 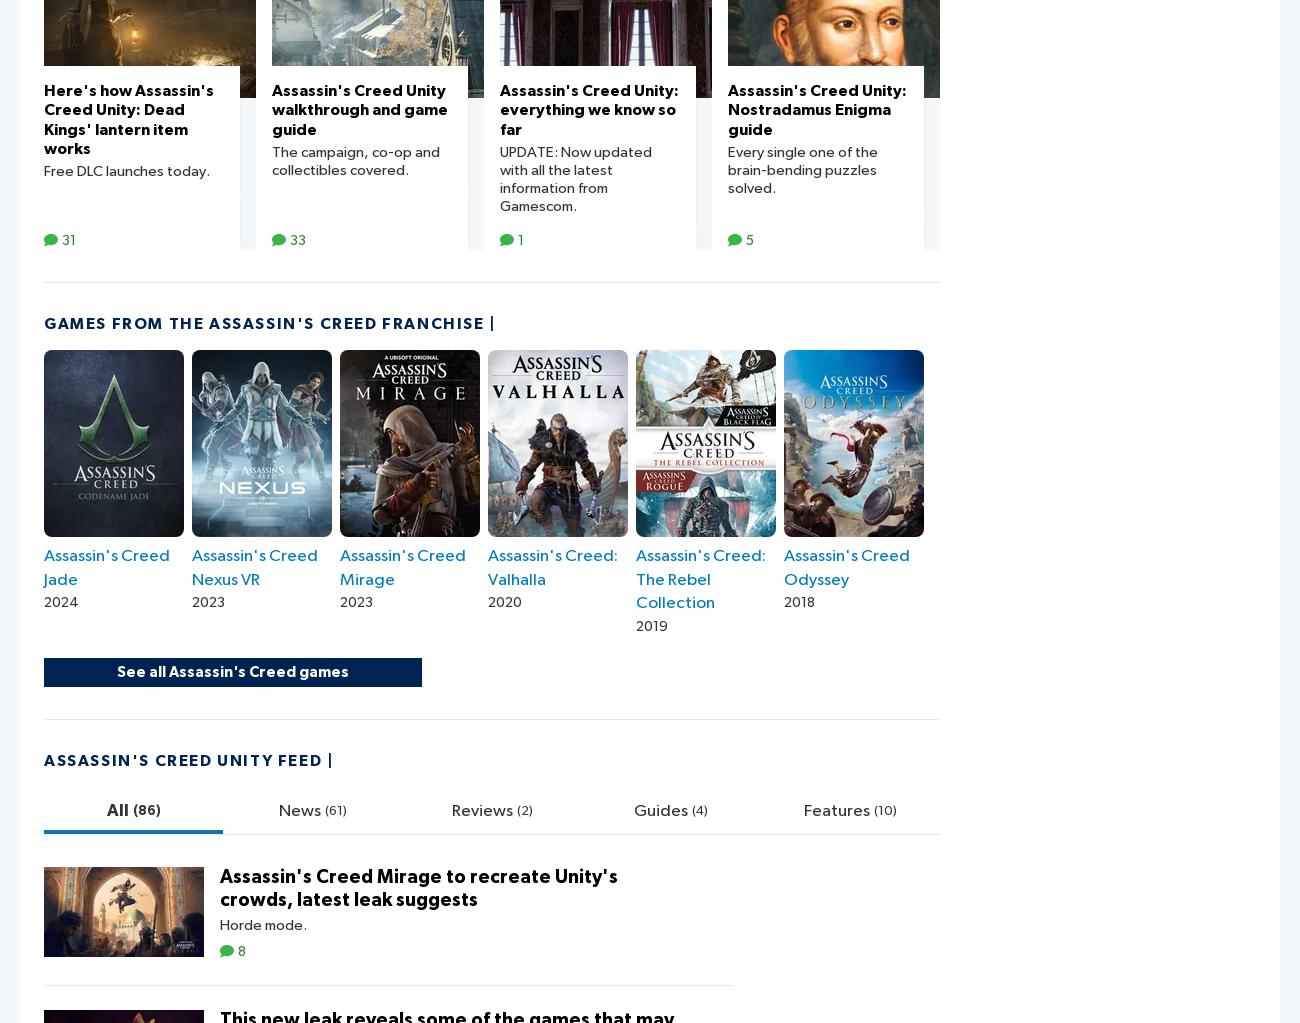 I want to click on 'See all Assassin's Creed games', so click(x=231, y=671).